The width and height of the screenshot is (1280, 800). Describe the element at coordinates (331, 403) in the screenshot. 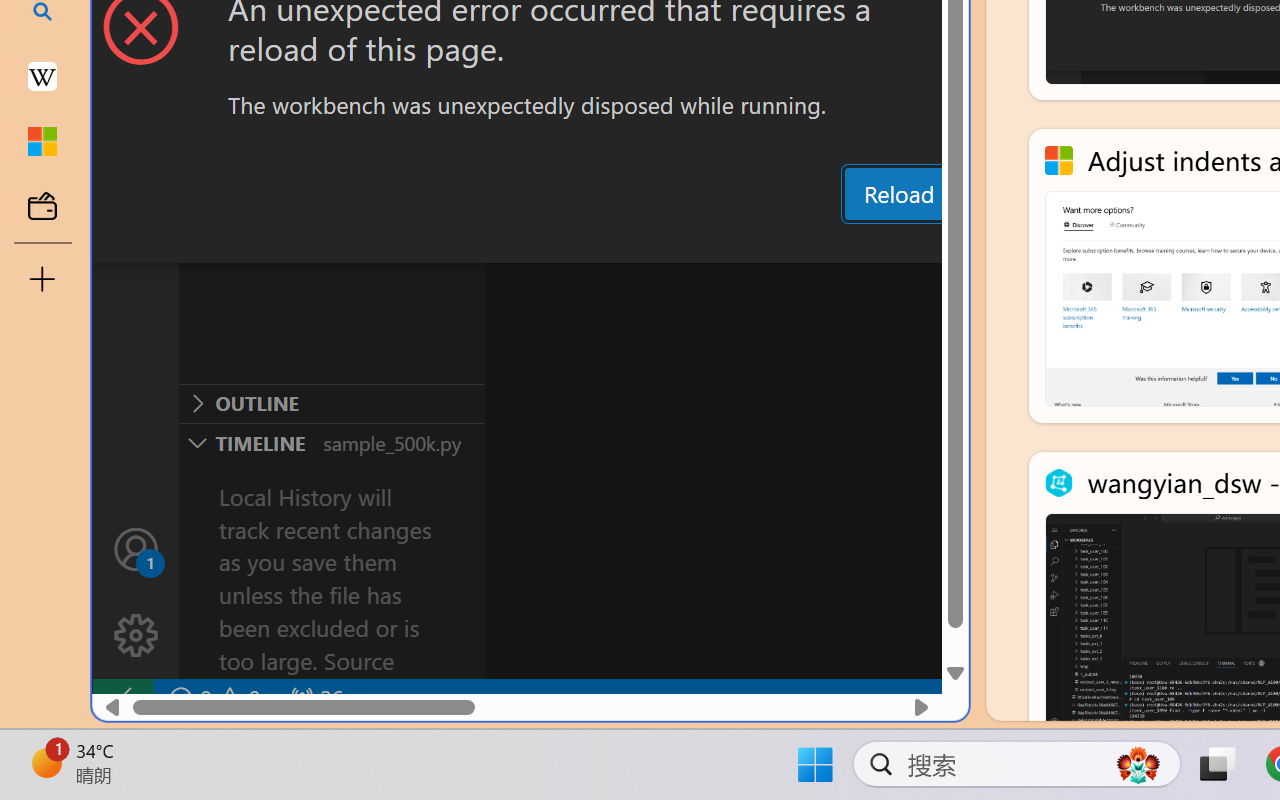

I see `'Outline Section'` at that location.